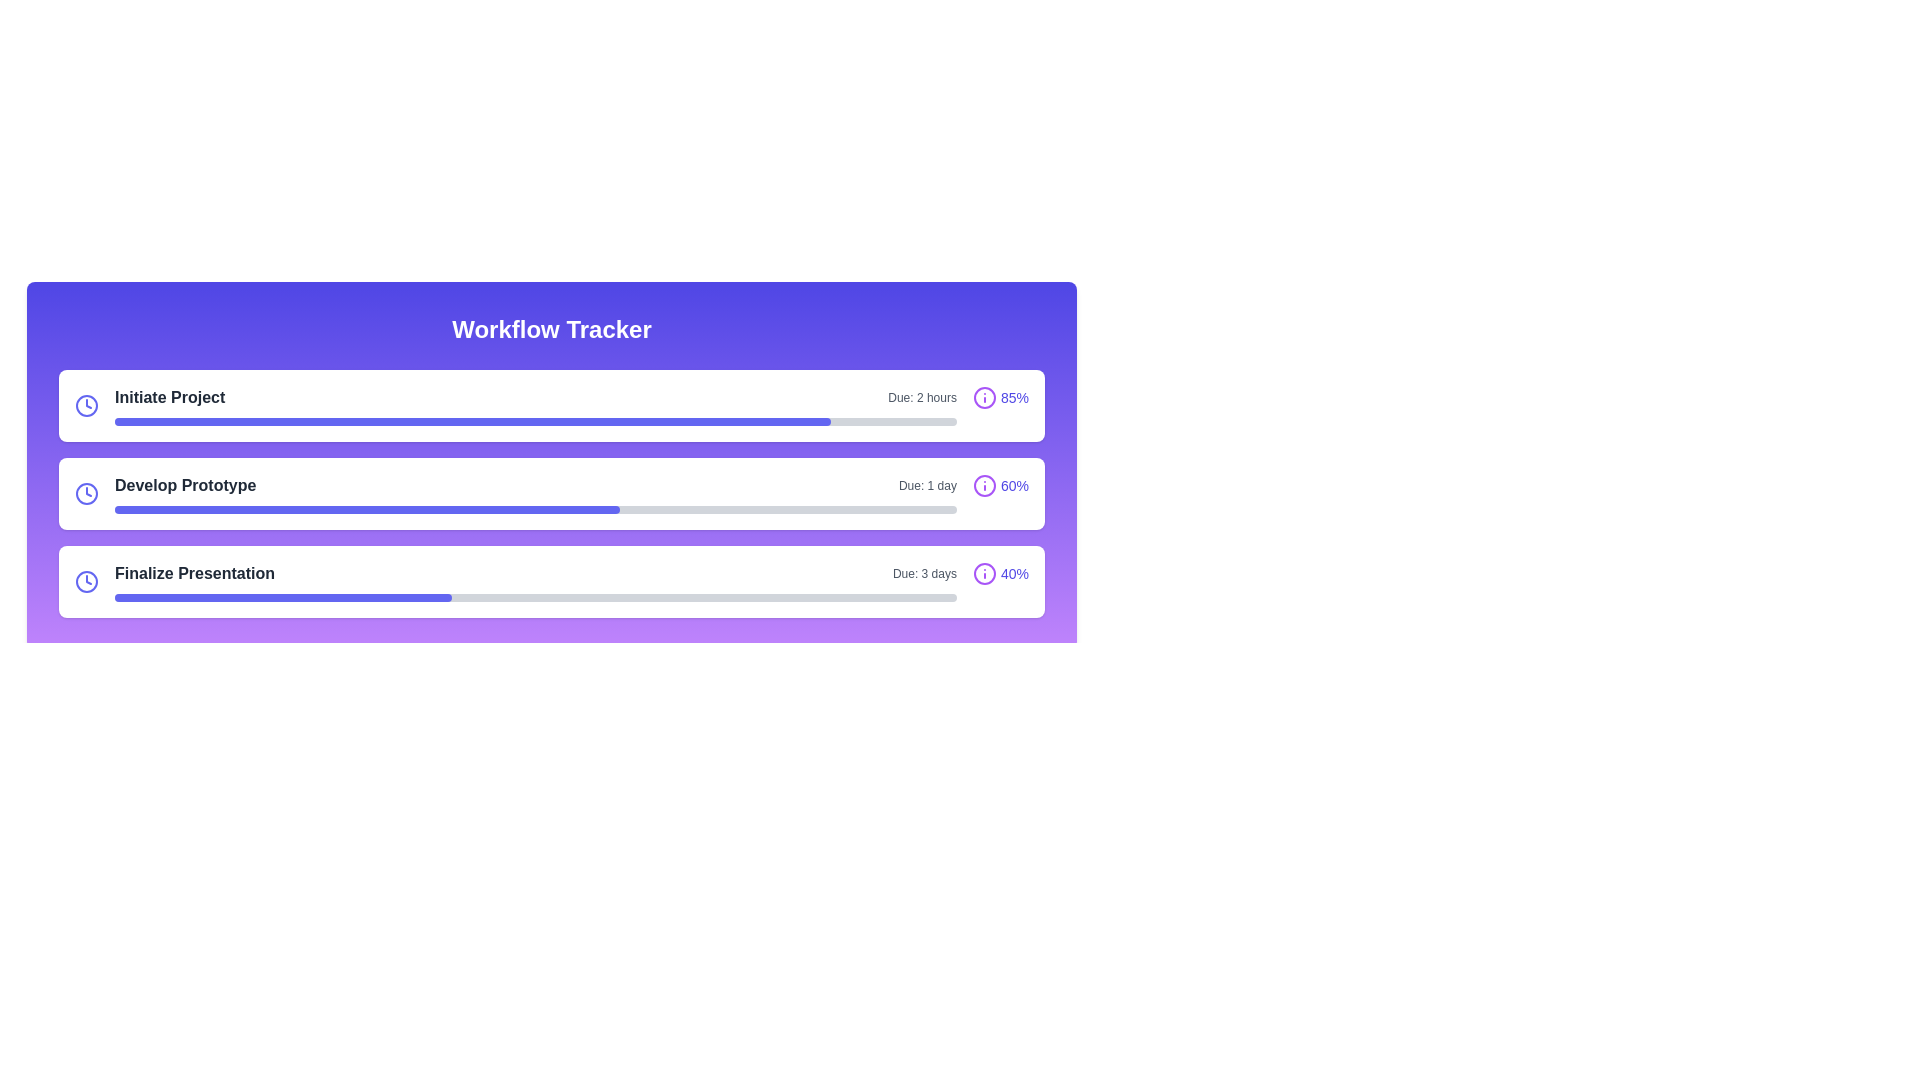 This screenshot has width=1920, height=1080. Describe the element at coordinates (85, 493) in the screenshot. I see `the time-related icon located to the left of the text 'Develop Prototype' at the upper-left corner of the card` at that location.